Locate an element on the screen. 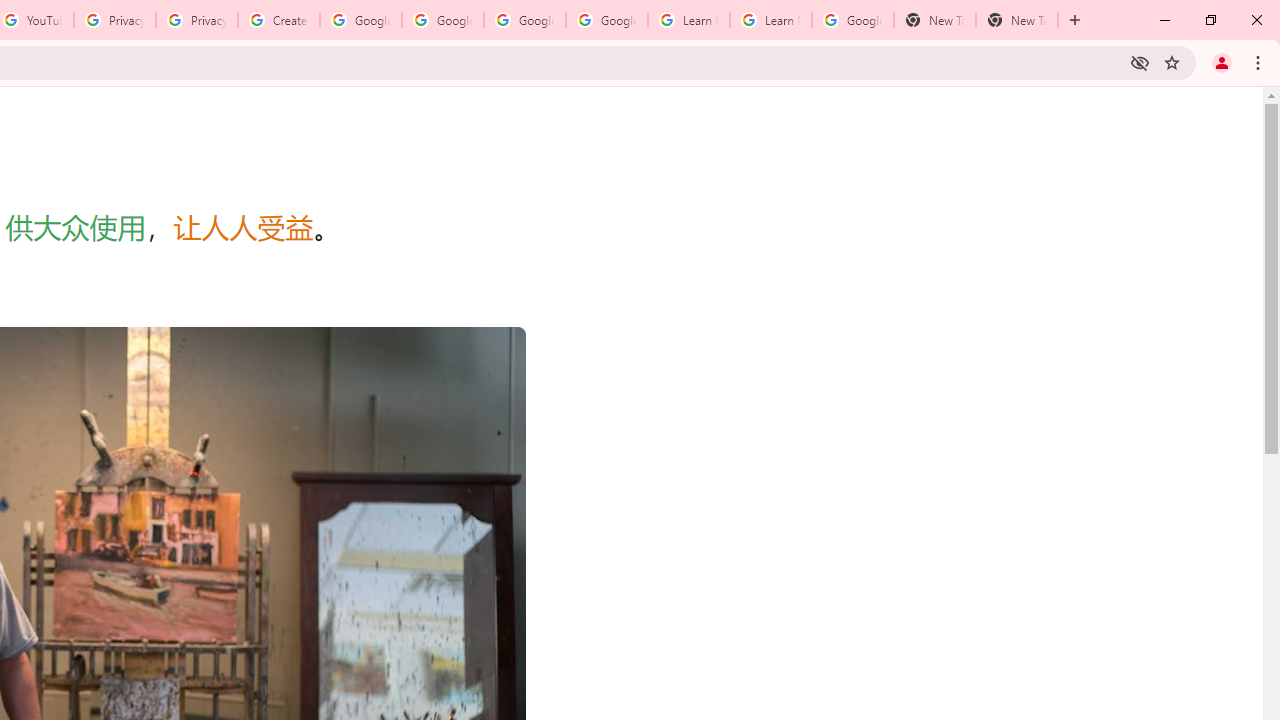 This screenshot has width=1280, height=720. 'Google Account Help' is located at coordinates (524, 20).